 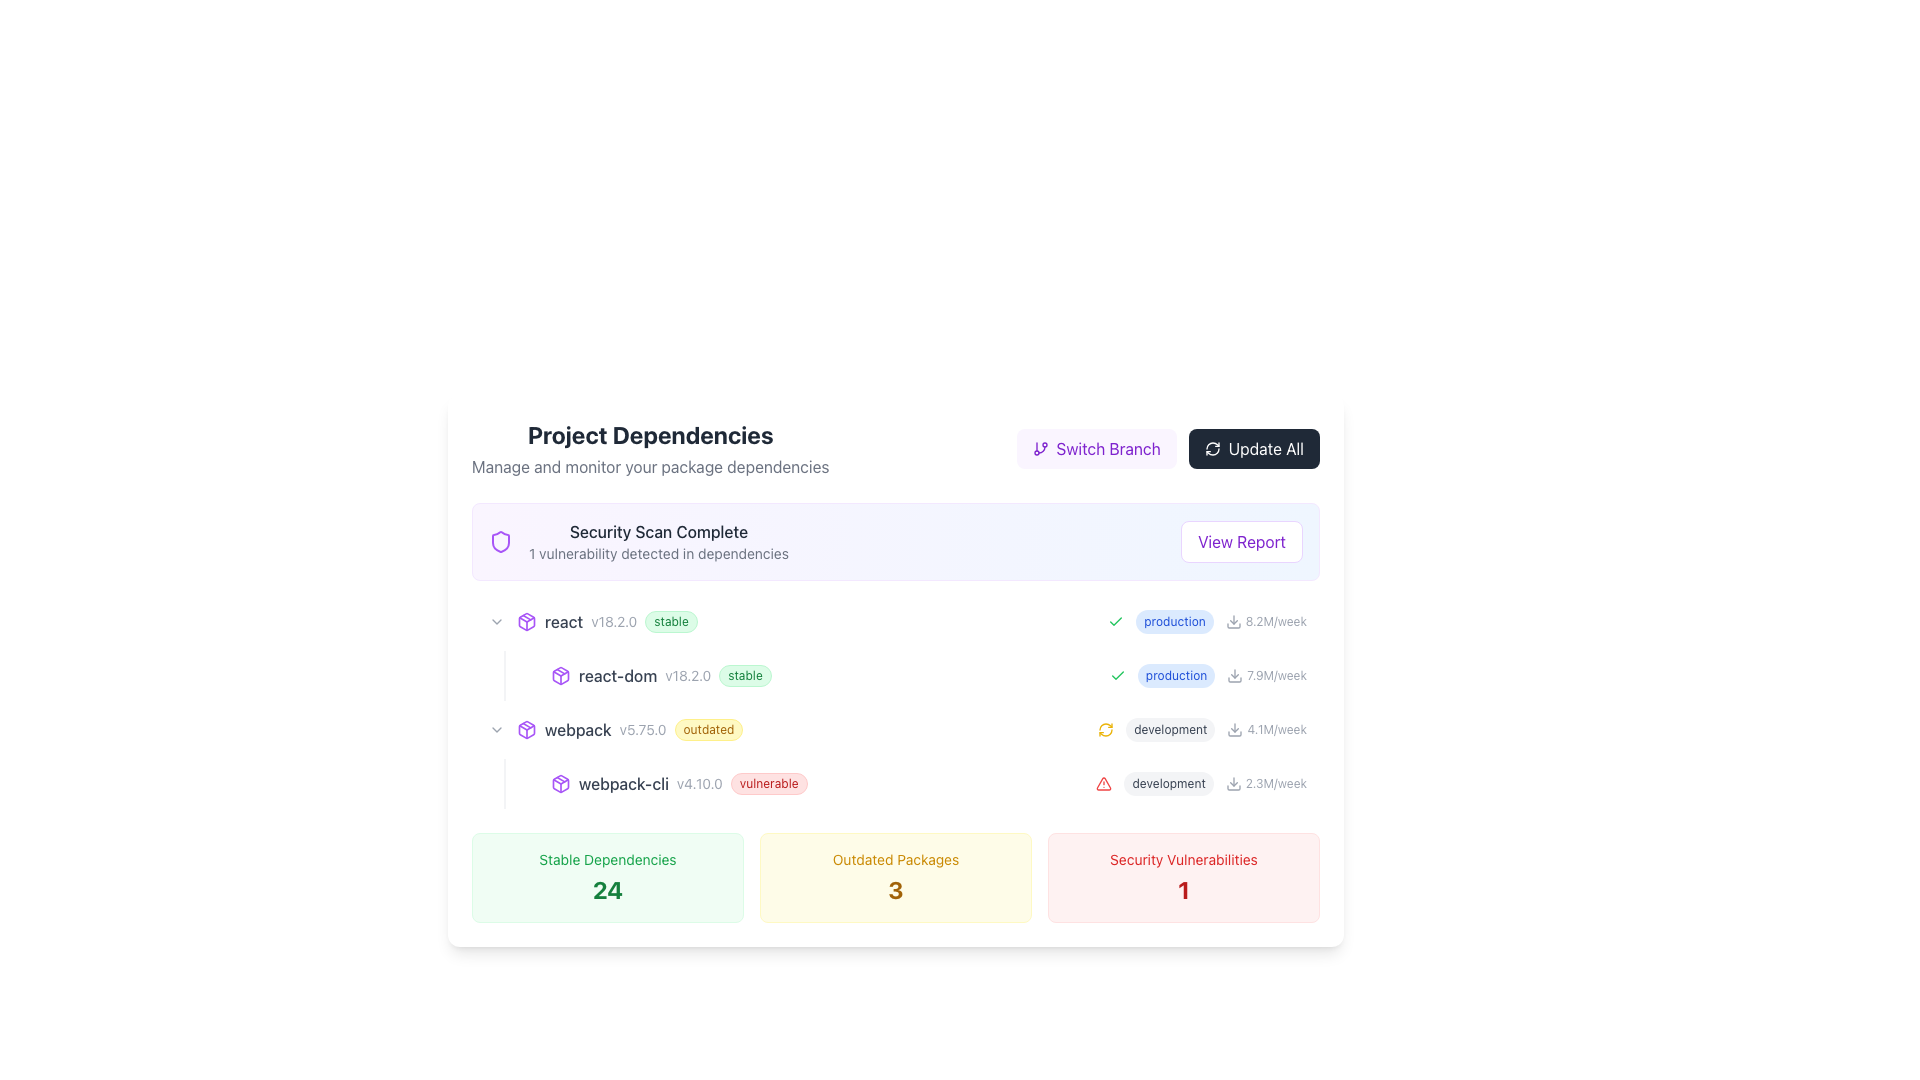 I want to click on the text label displaying the download frequency of the 'react-dom' package, positioned to the right of the download icon, so click(x=1276, y=675).